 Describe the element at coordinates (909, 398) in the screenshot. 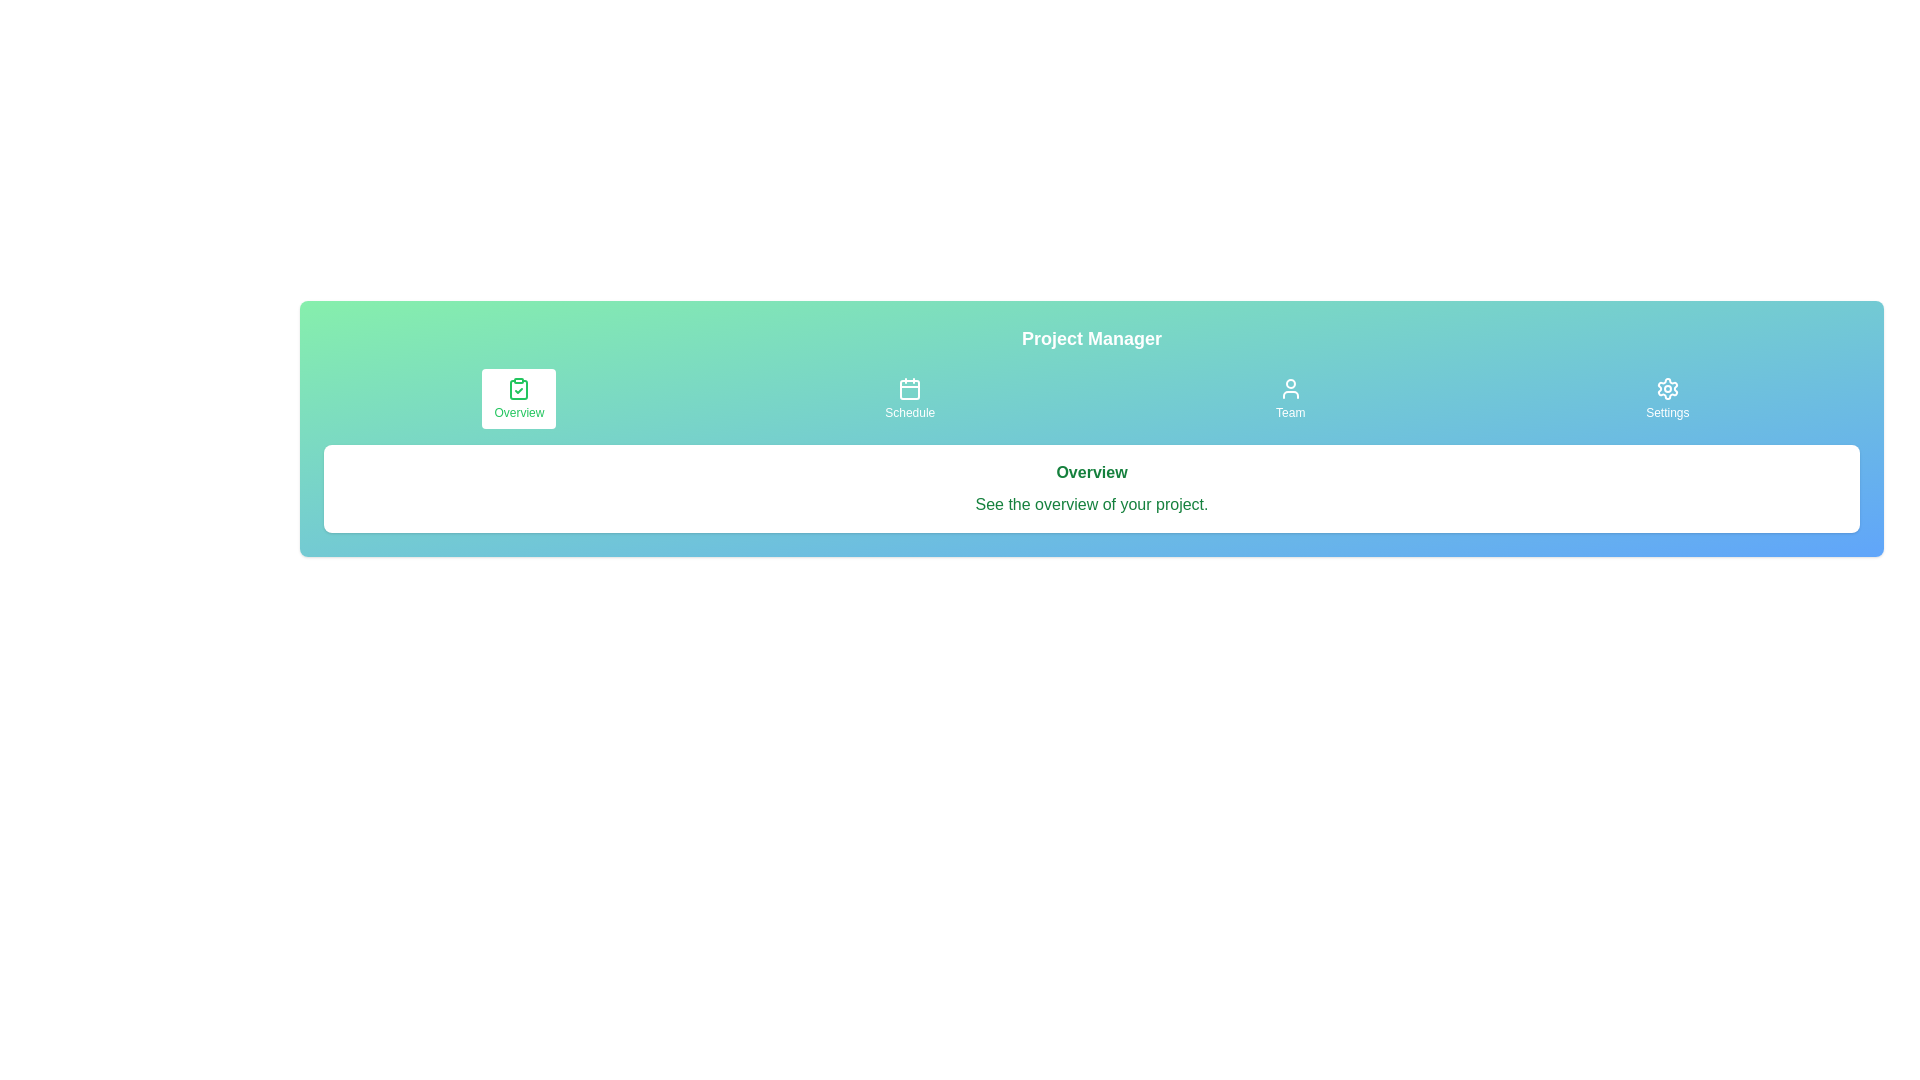

I see `the 'Schedule' button` at that location.